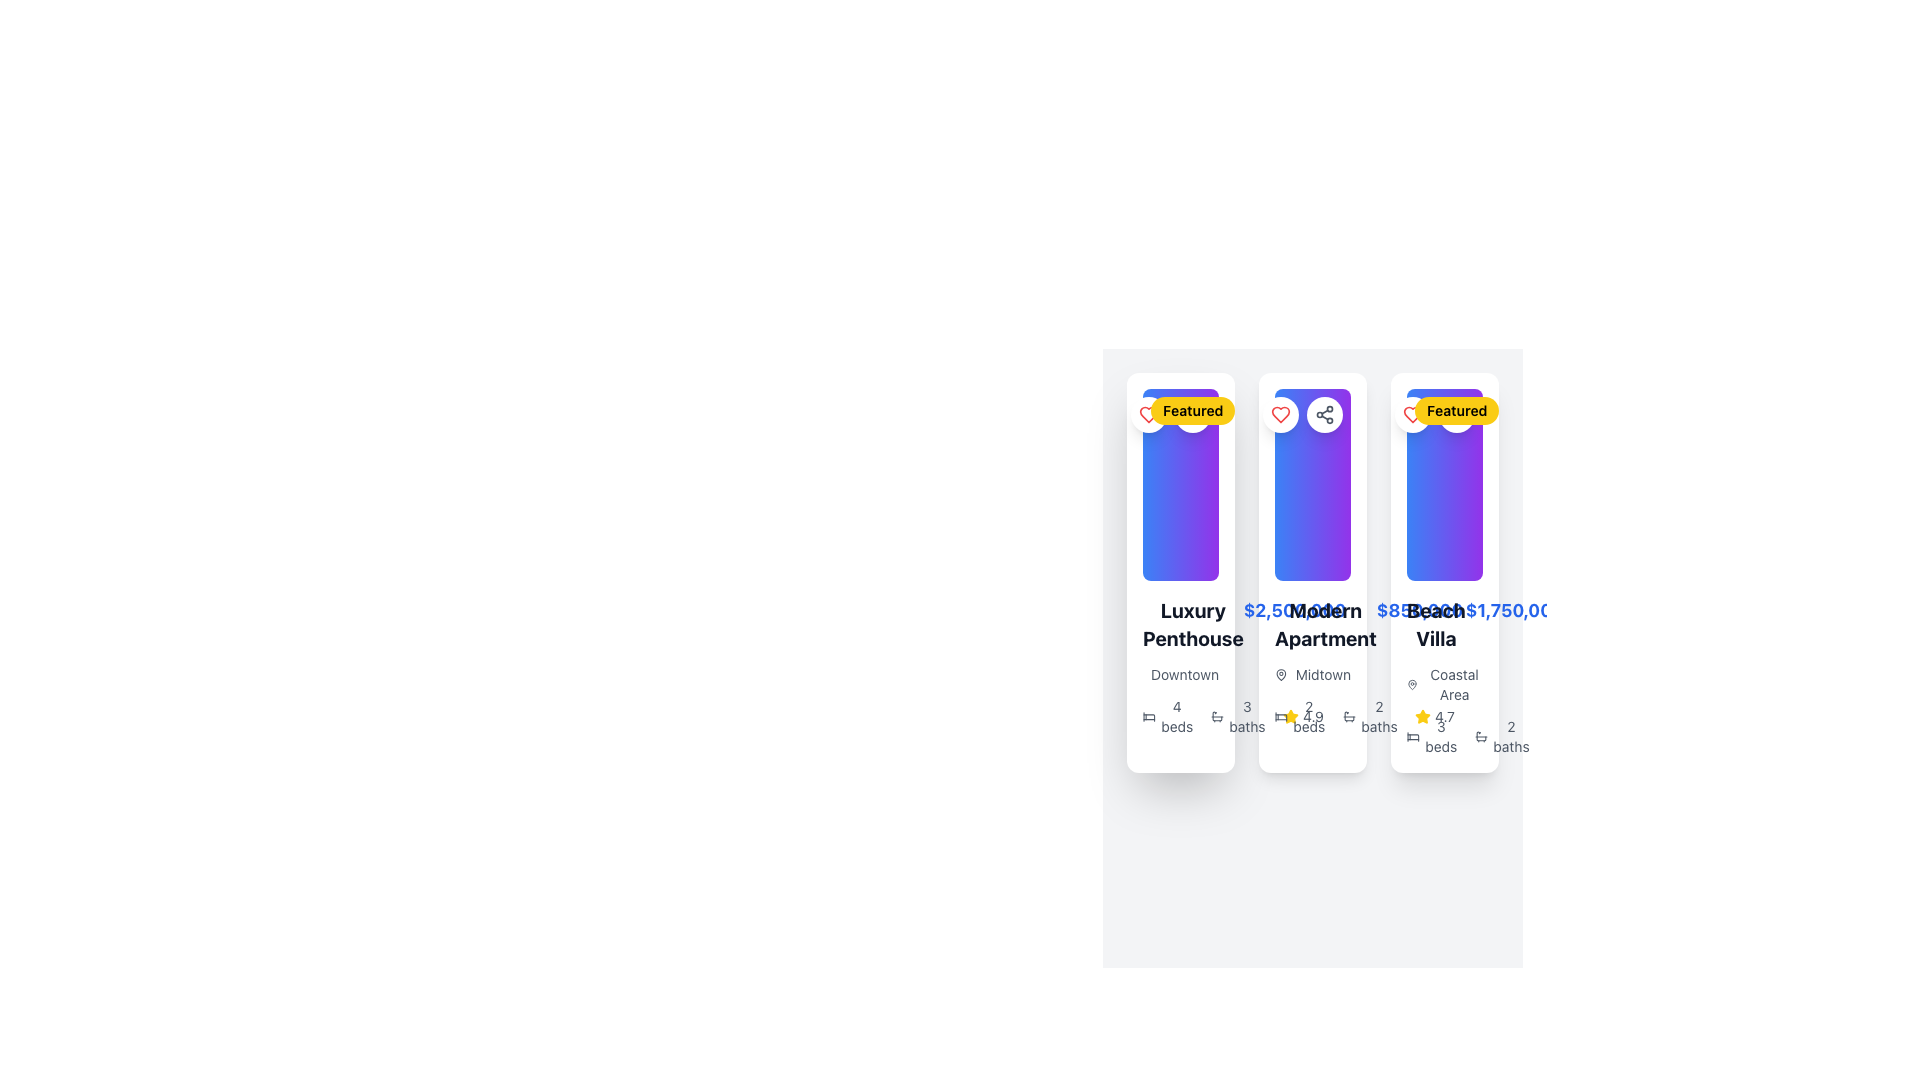  What do you see at coordinates (1422, 716) in the screenshot?
I see `the yellow star icon indicating a rating of '4.7', which is positioned to the left of the numerical rating value` at bounding box center [1422, 716].